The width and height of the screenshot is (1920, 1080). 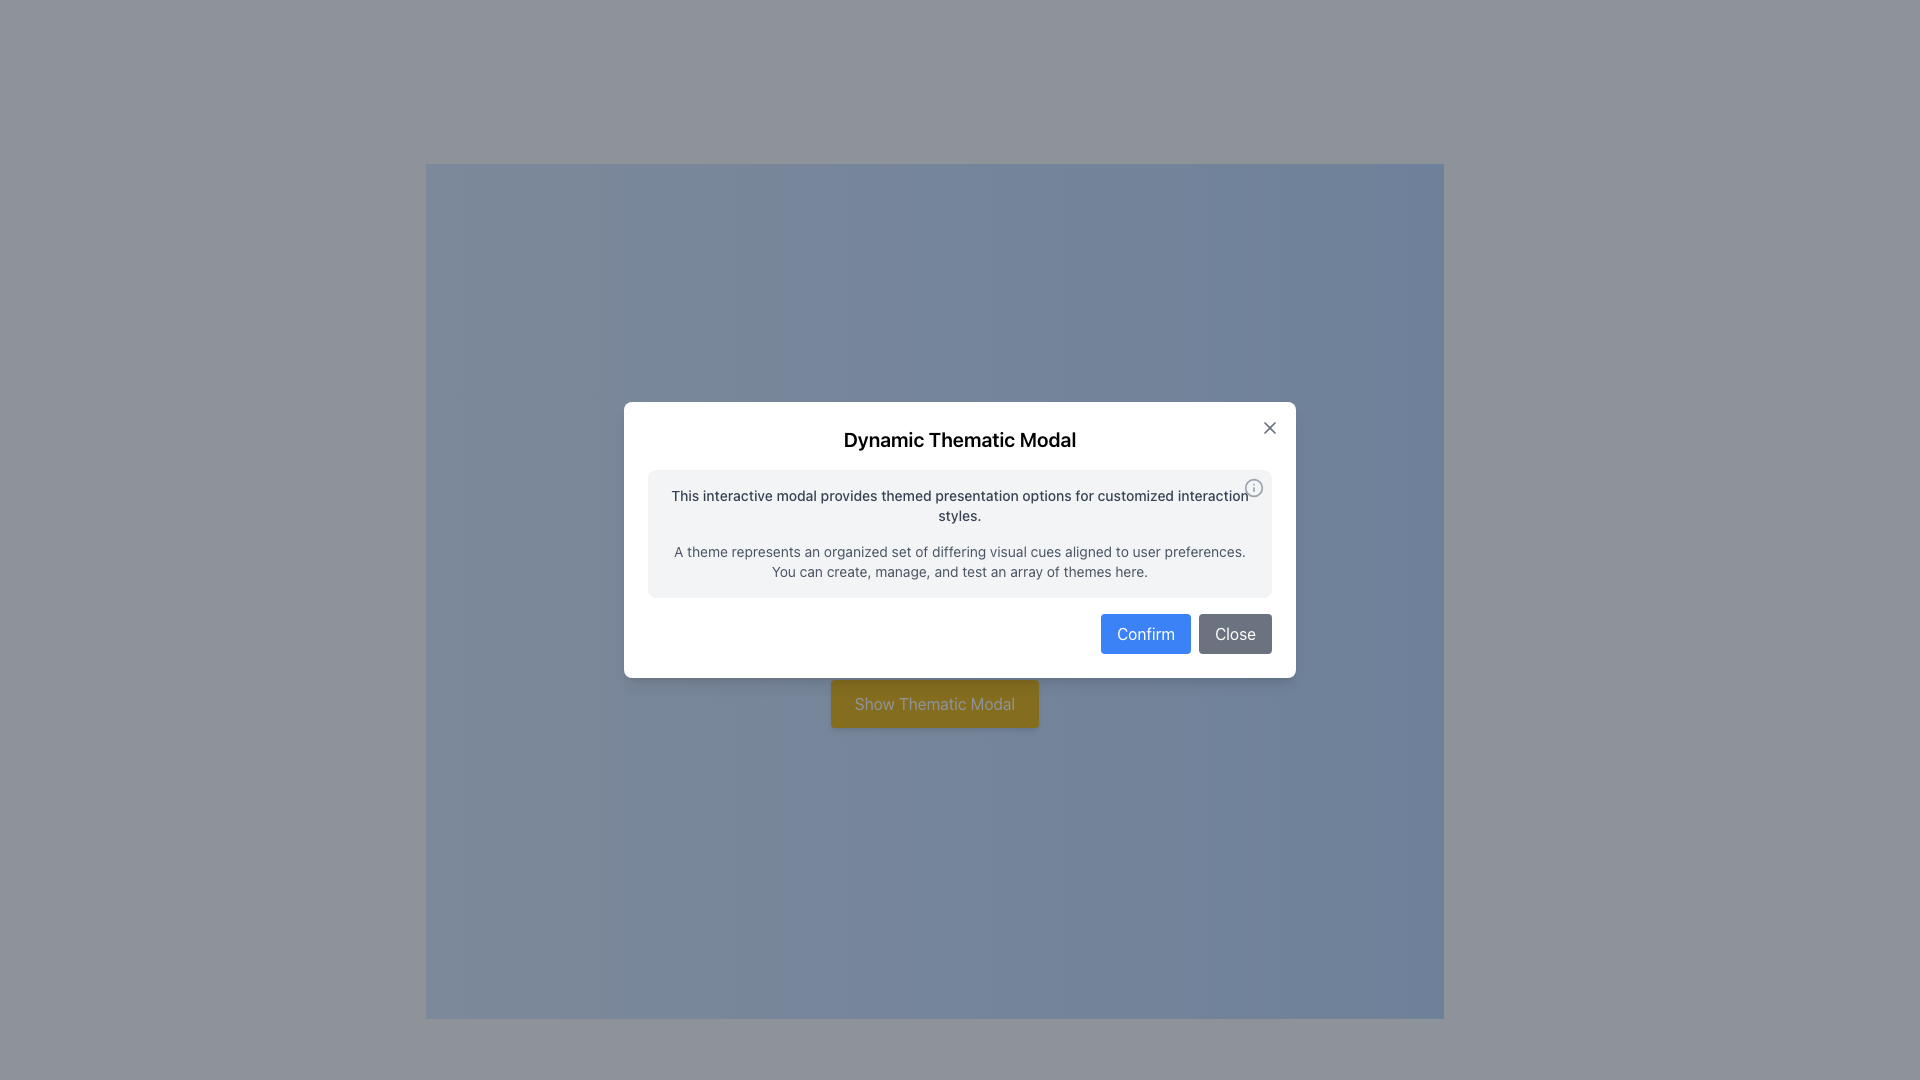 What do you see at coordinates (1146, 633) in the screenshot?
I see `the confirm button located at the bottom-right corner of the modal dialog, which triggers a primary action or submits the modal's contents` at bounding box center [1146, 633].